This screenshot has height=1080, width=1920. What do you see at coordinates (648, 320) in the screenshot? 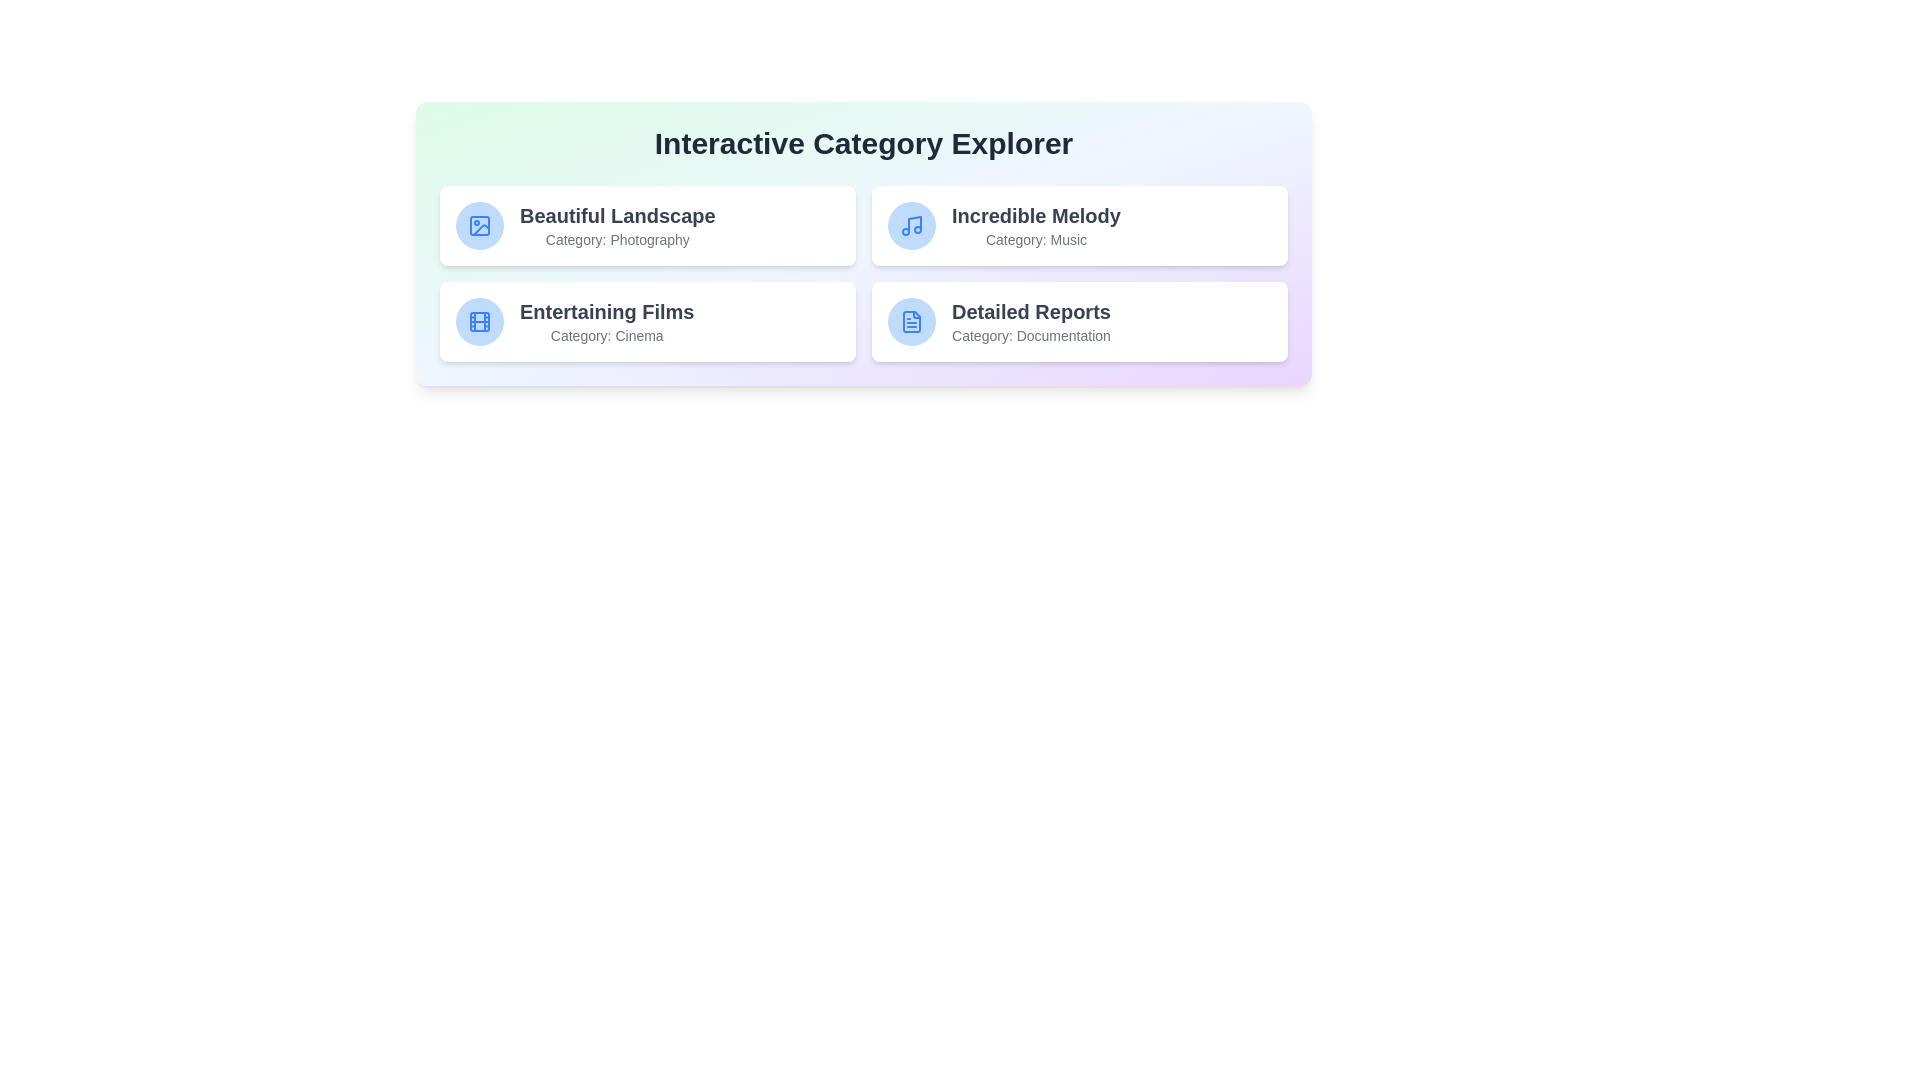
I see `the card with the title Entertaining Films` at bounding box center [648, 320].